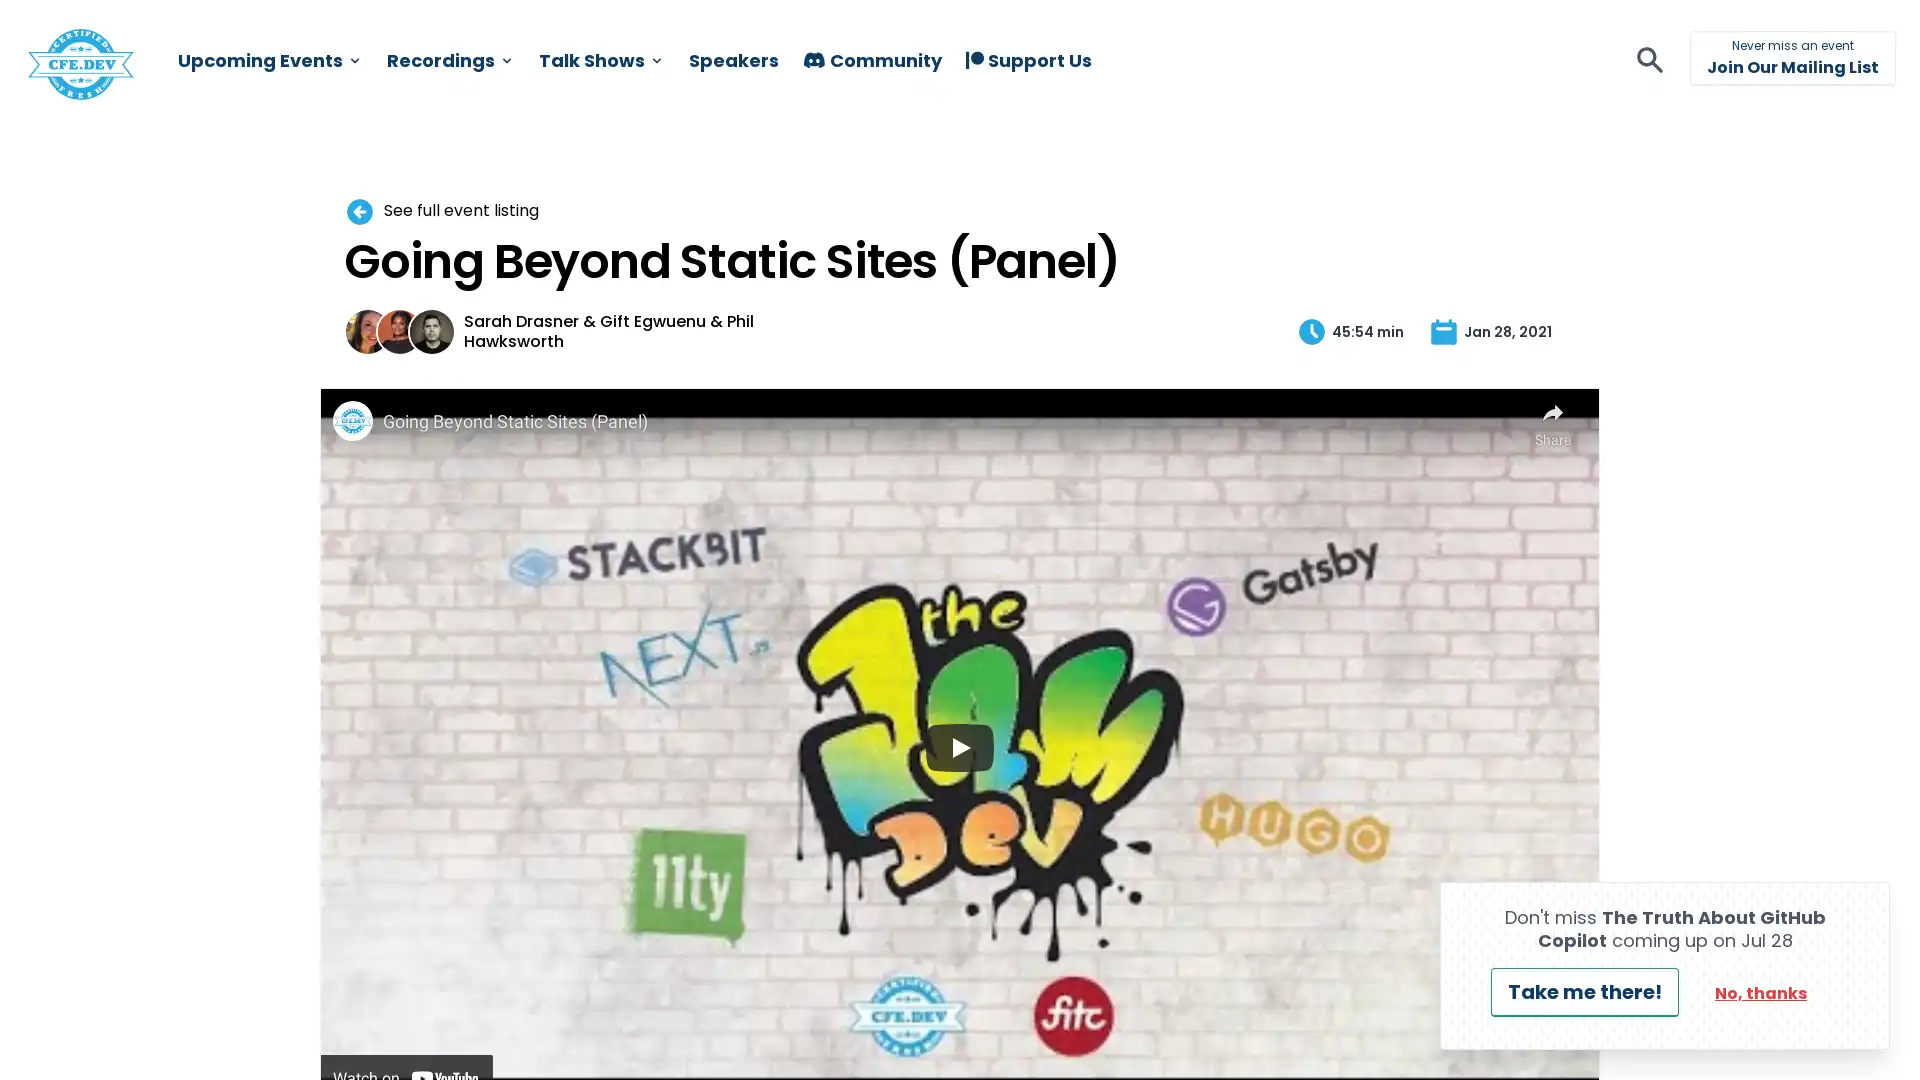  What do you see at coordinates (758, 71) in the screenshot?
I see `Search` at bounding box center [758, 71].